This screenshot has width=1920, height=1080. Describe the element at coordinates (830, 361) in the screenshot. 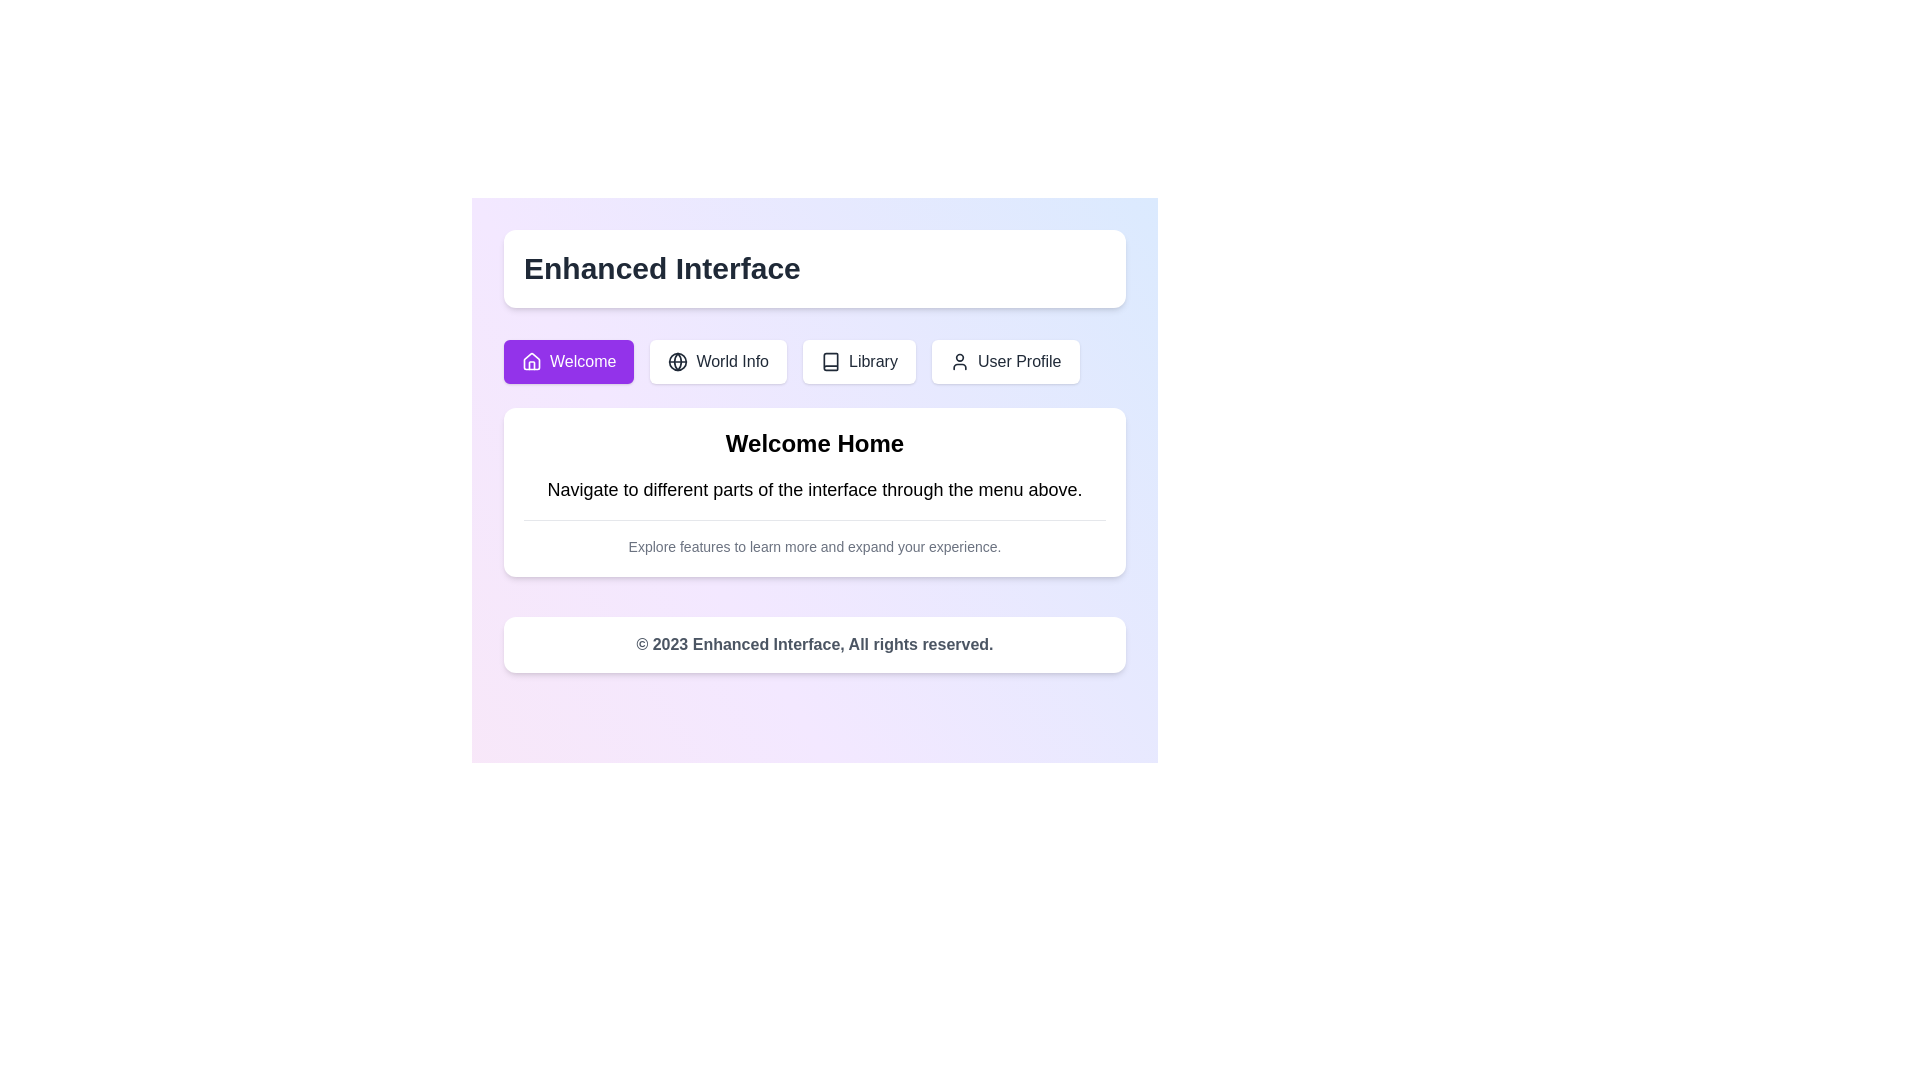

I see `the 'Library' icon located in the top navigation bar` at that location.